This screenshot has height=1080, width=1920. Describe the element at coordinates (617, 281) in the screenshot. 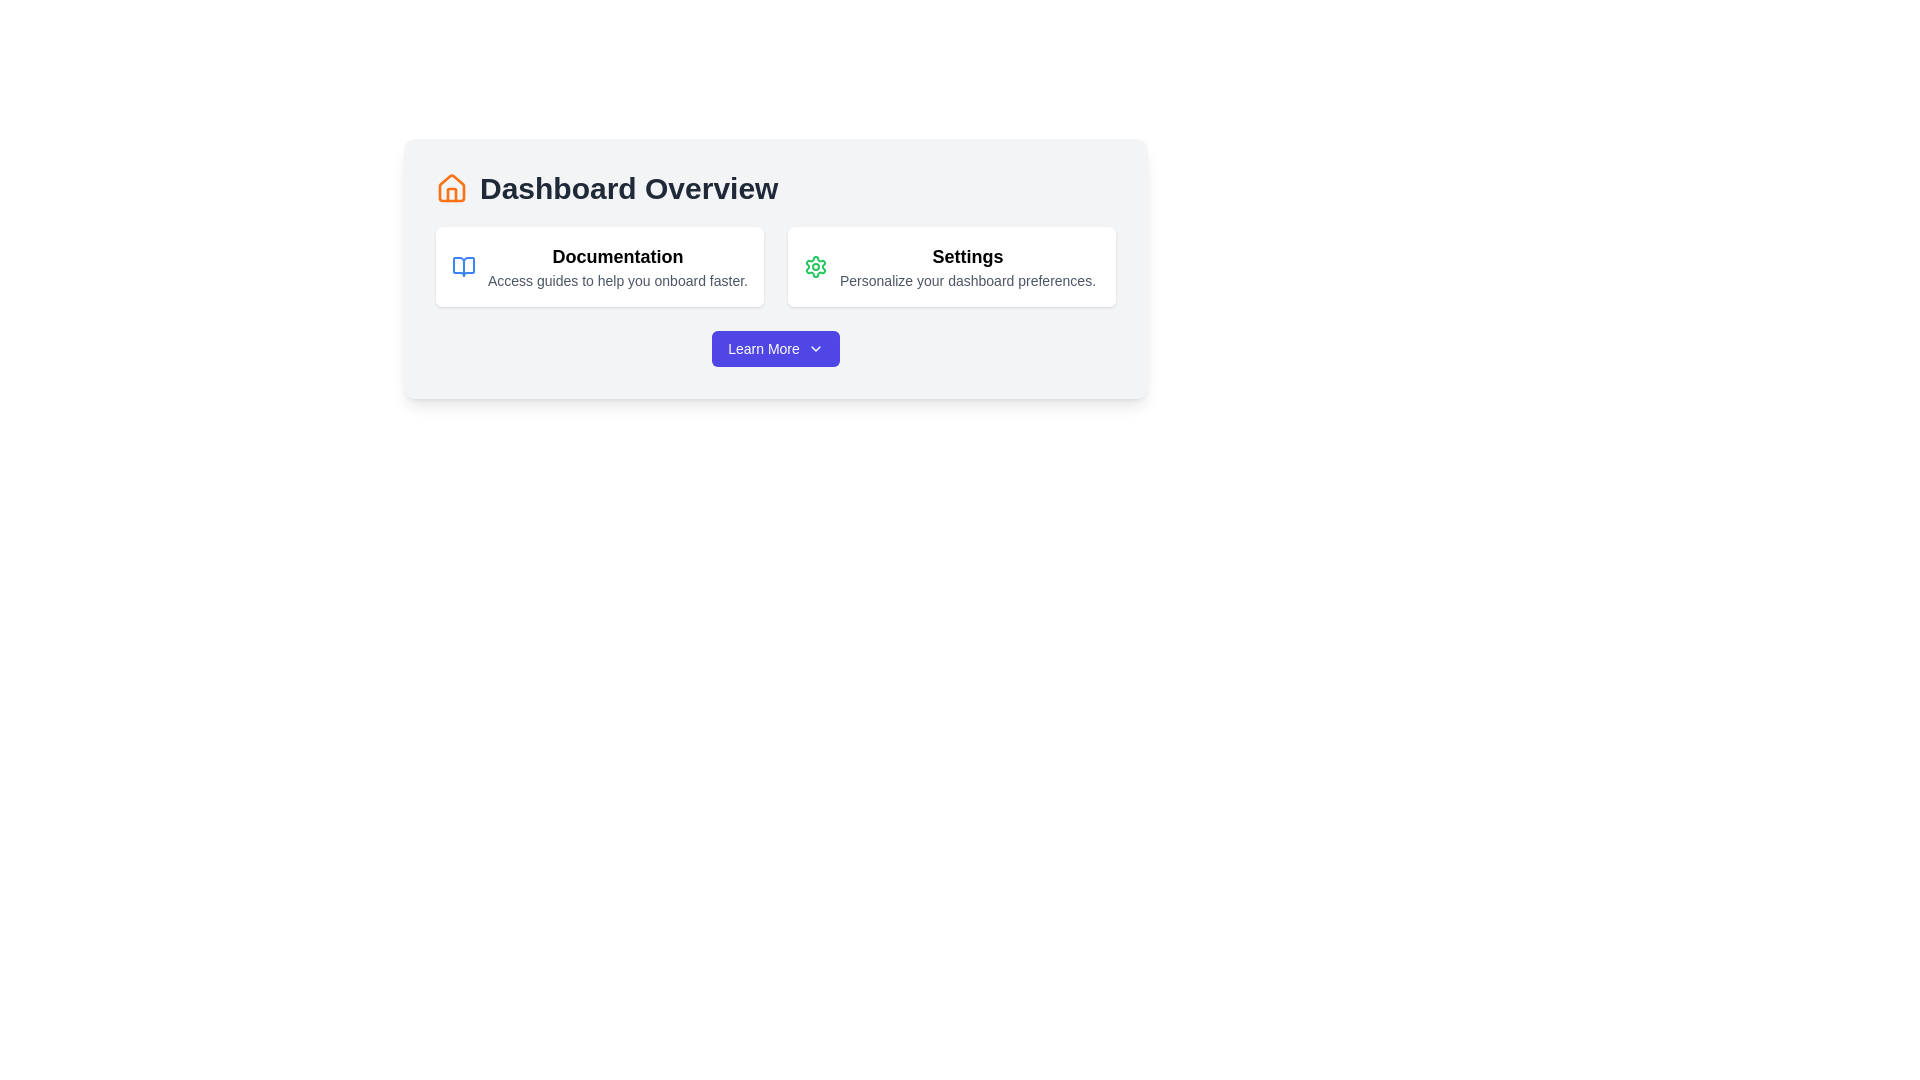

I see `the supportive description text element located below the 'Documentation' heading in the card-like section` at that location.